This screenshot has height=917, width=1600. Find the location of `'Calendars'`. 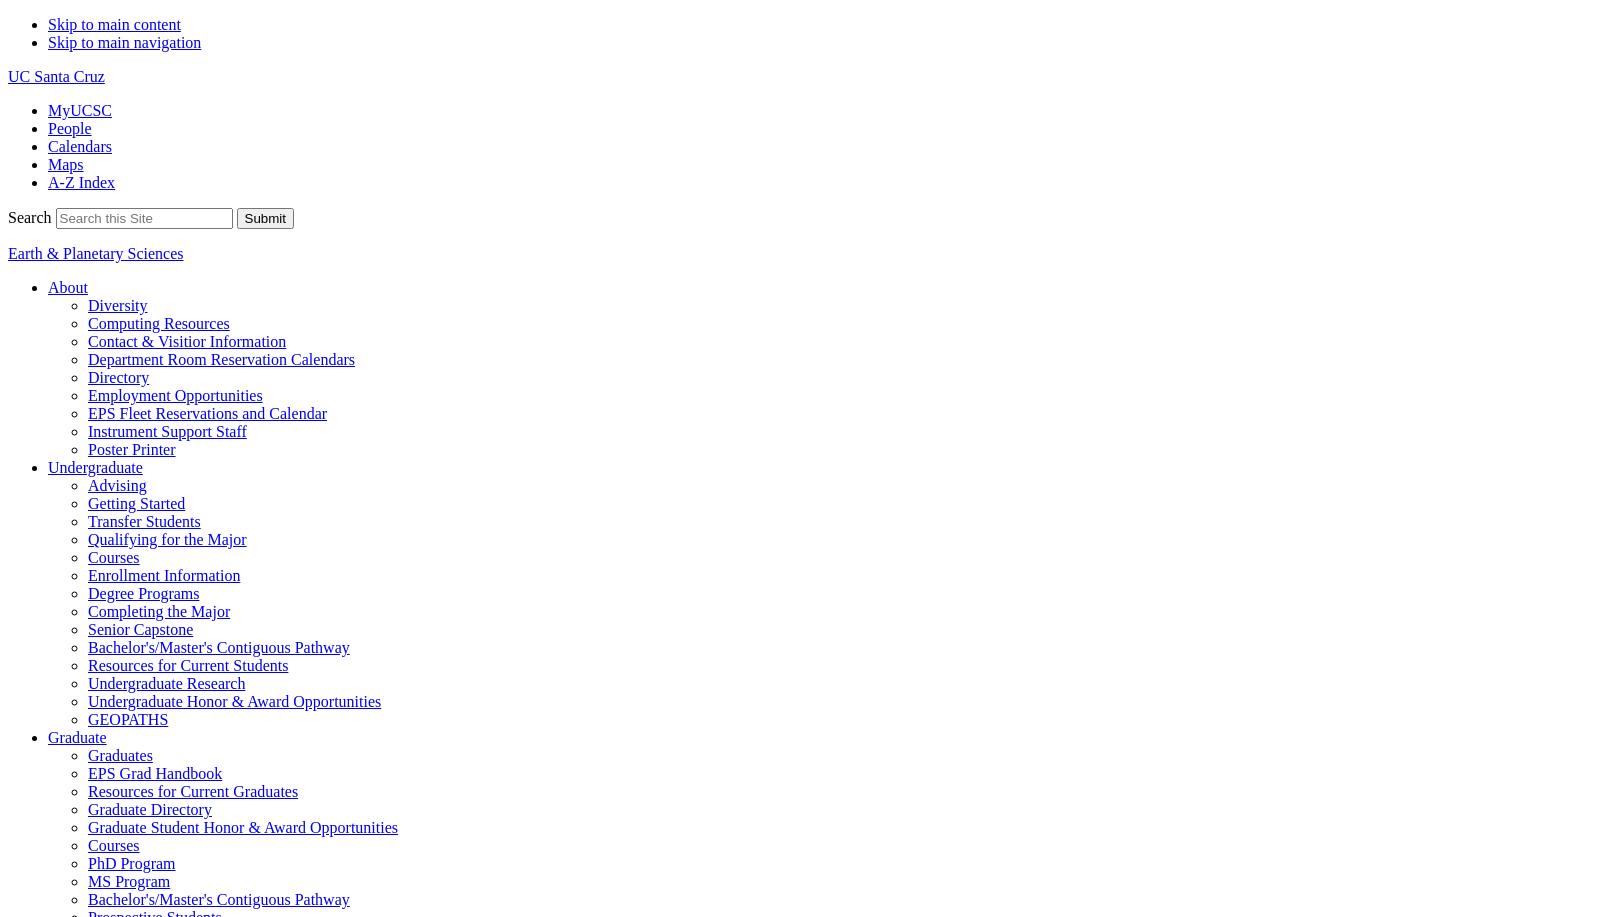

'Calendars' is located at coordinates (78, 146).